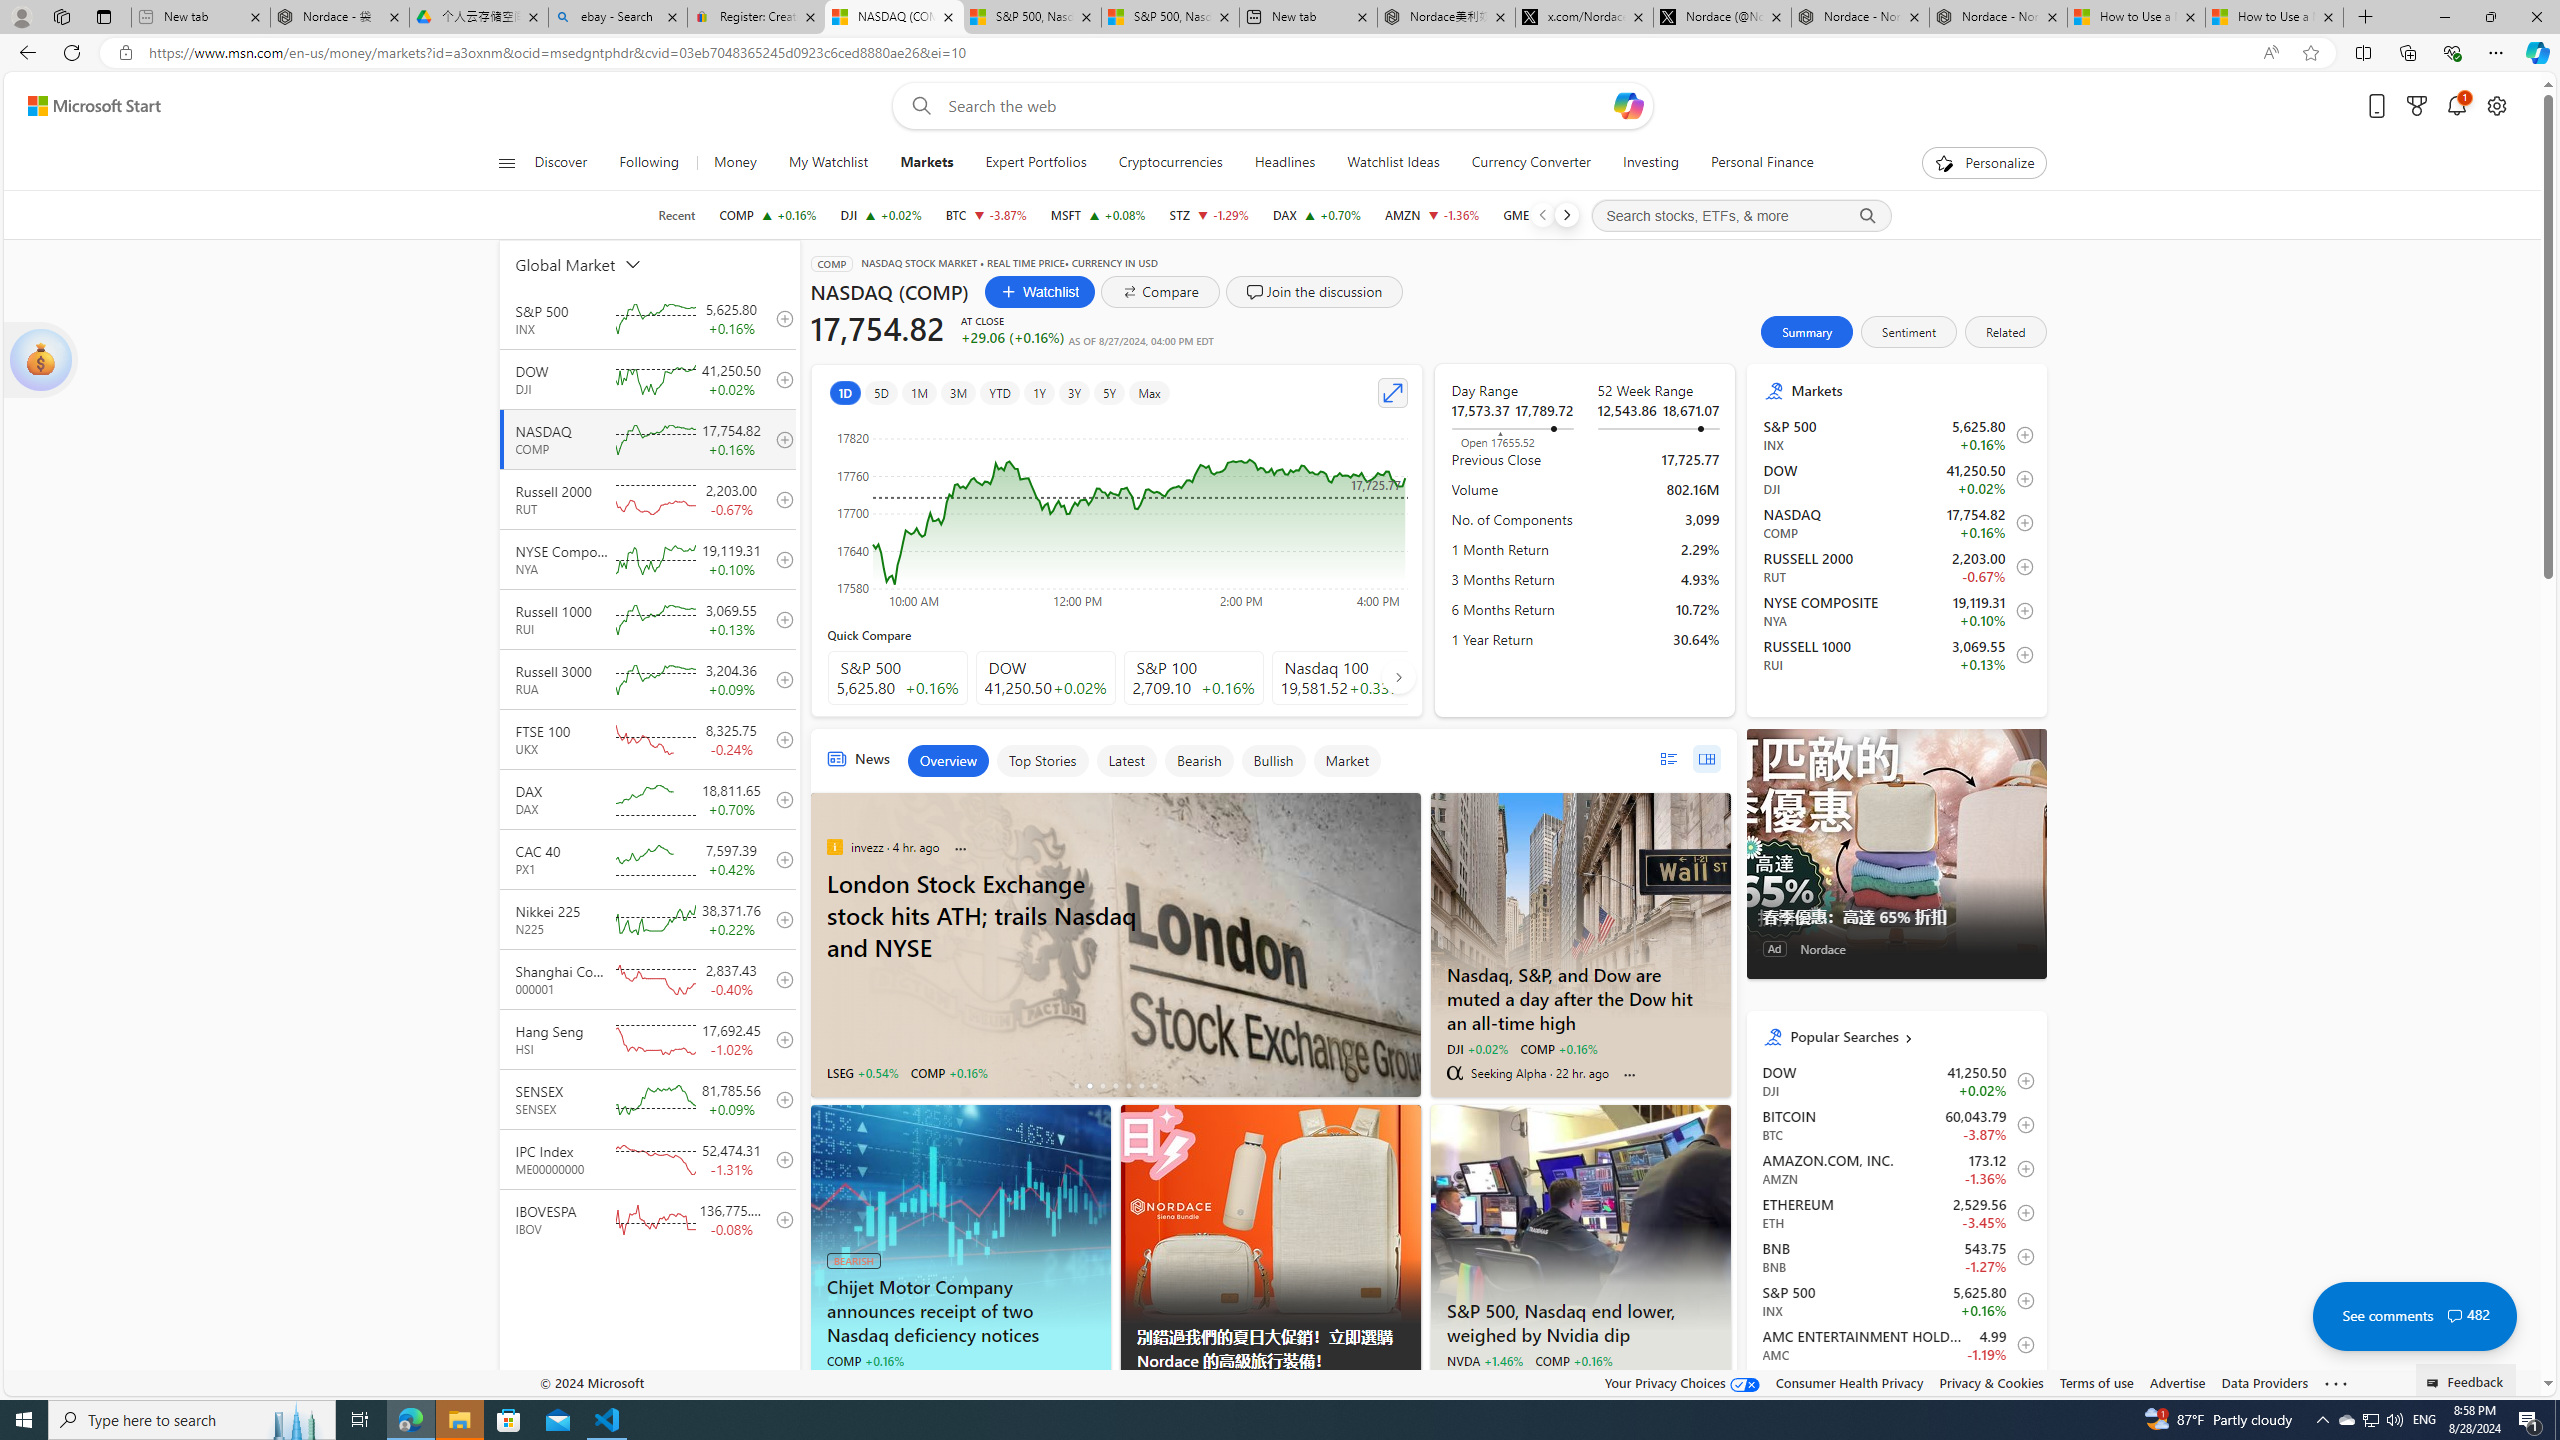 The height and width of the screenshot is (1440, 2560). What do you see at coordinates (2416, 106) in the screenshot?
I see `'Microsoft rewards'` at bounding box center [2416, 106].